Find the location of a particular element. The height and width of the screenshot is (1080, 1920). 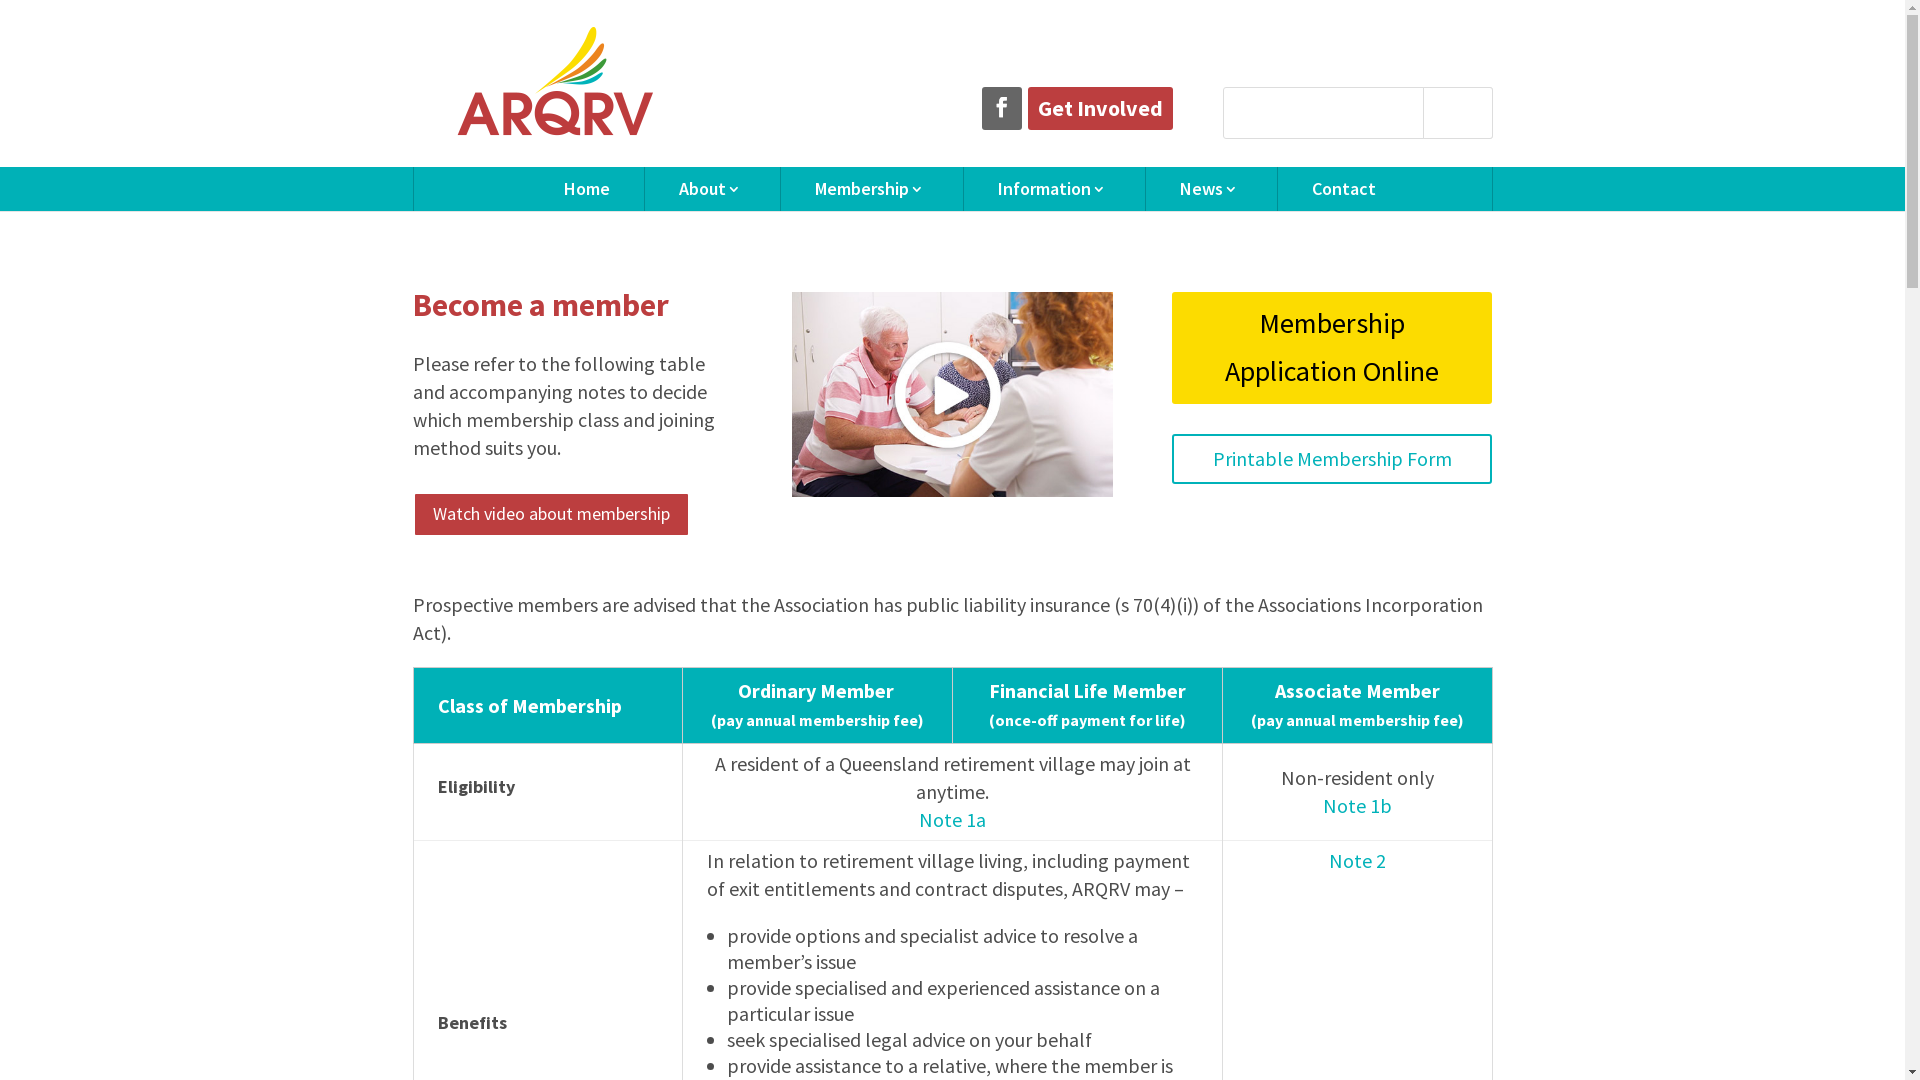

'Note 1a' is located at coordinates (951, 819).